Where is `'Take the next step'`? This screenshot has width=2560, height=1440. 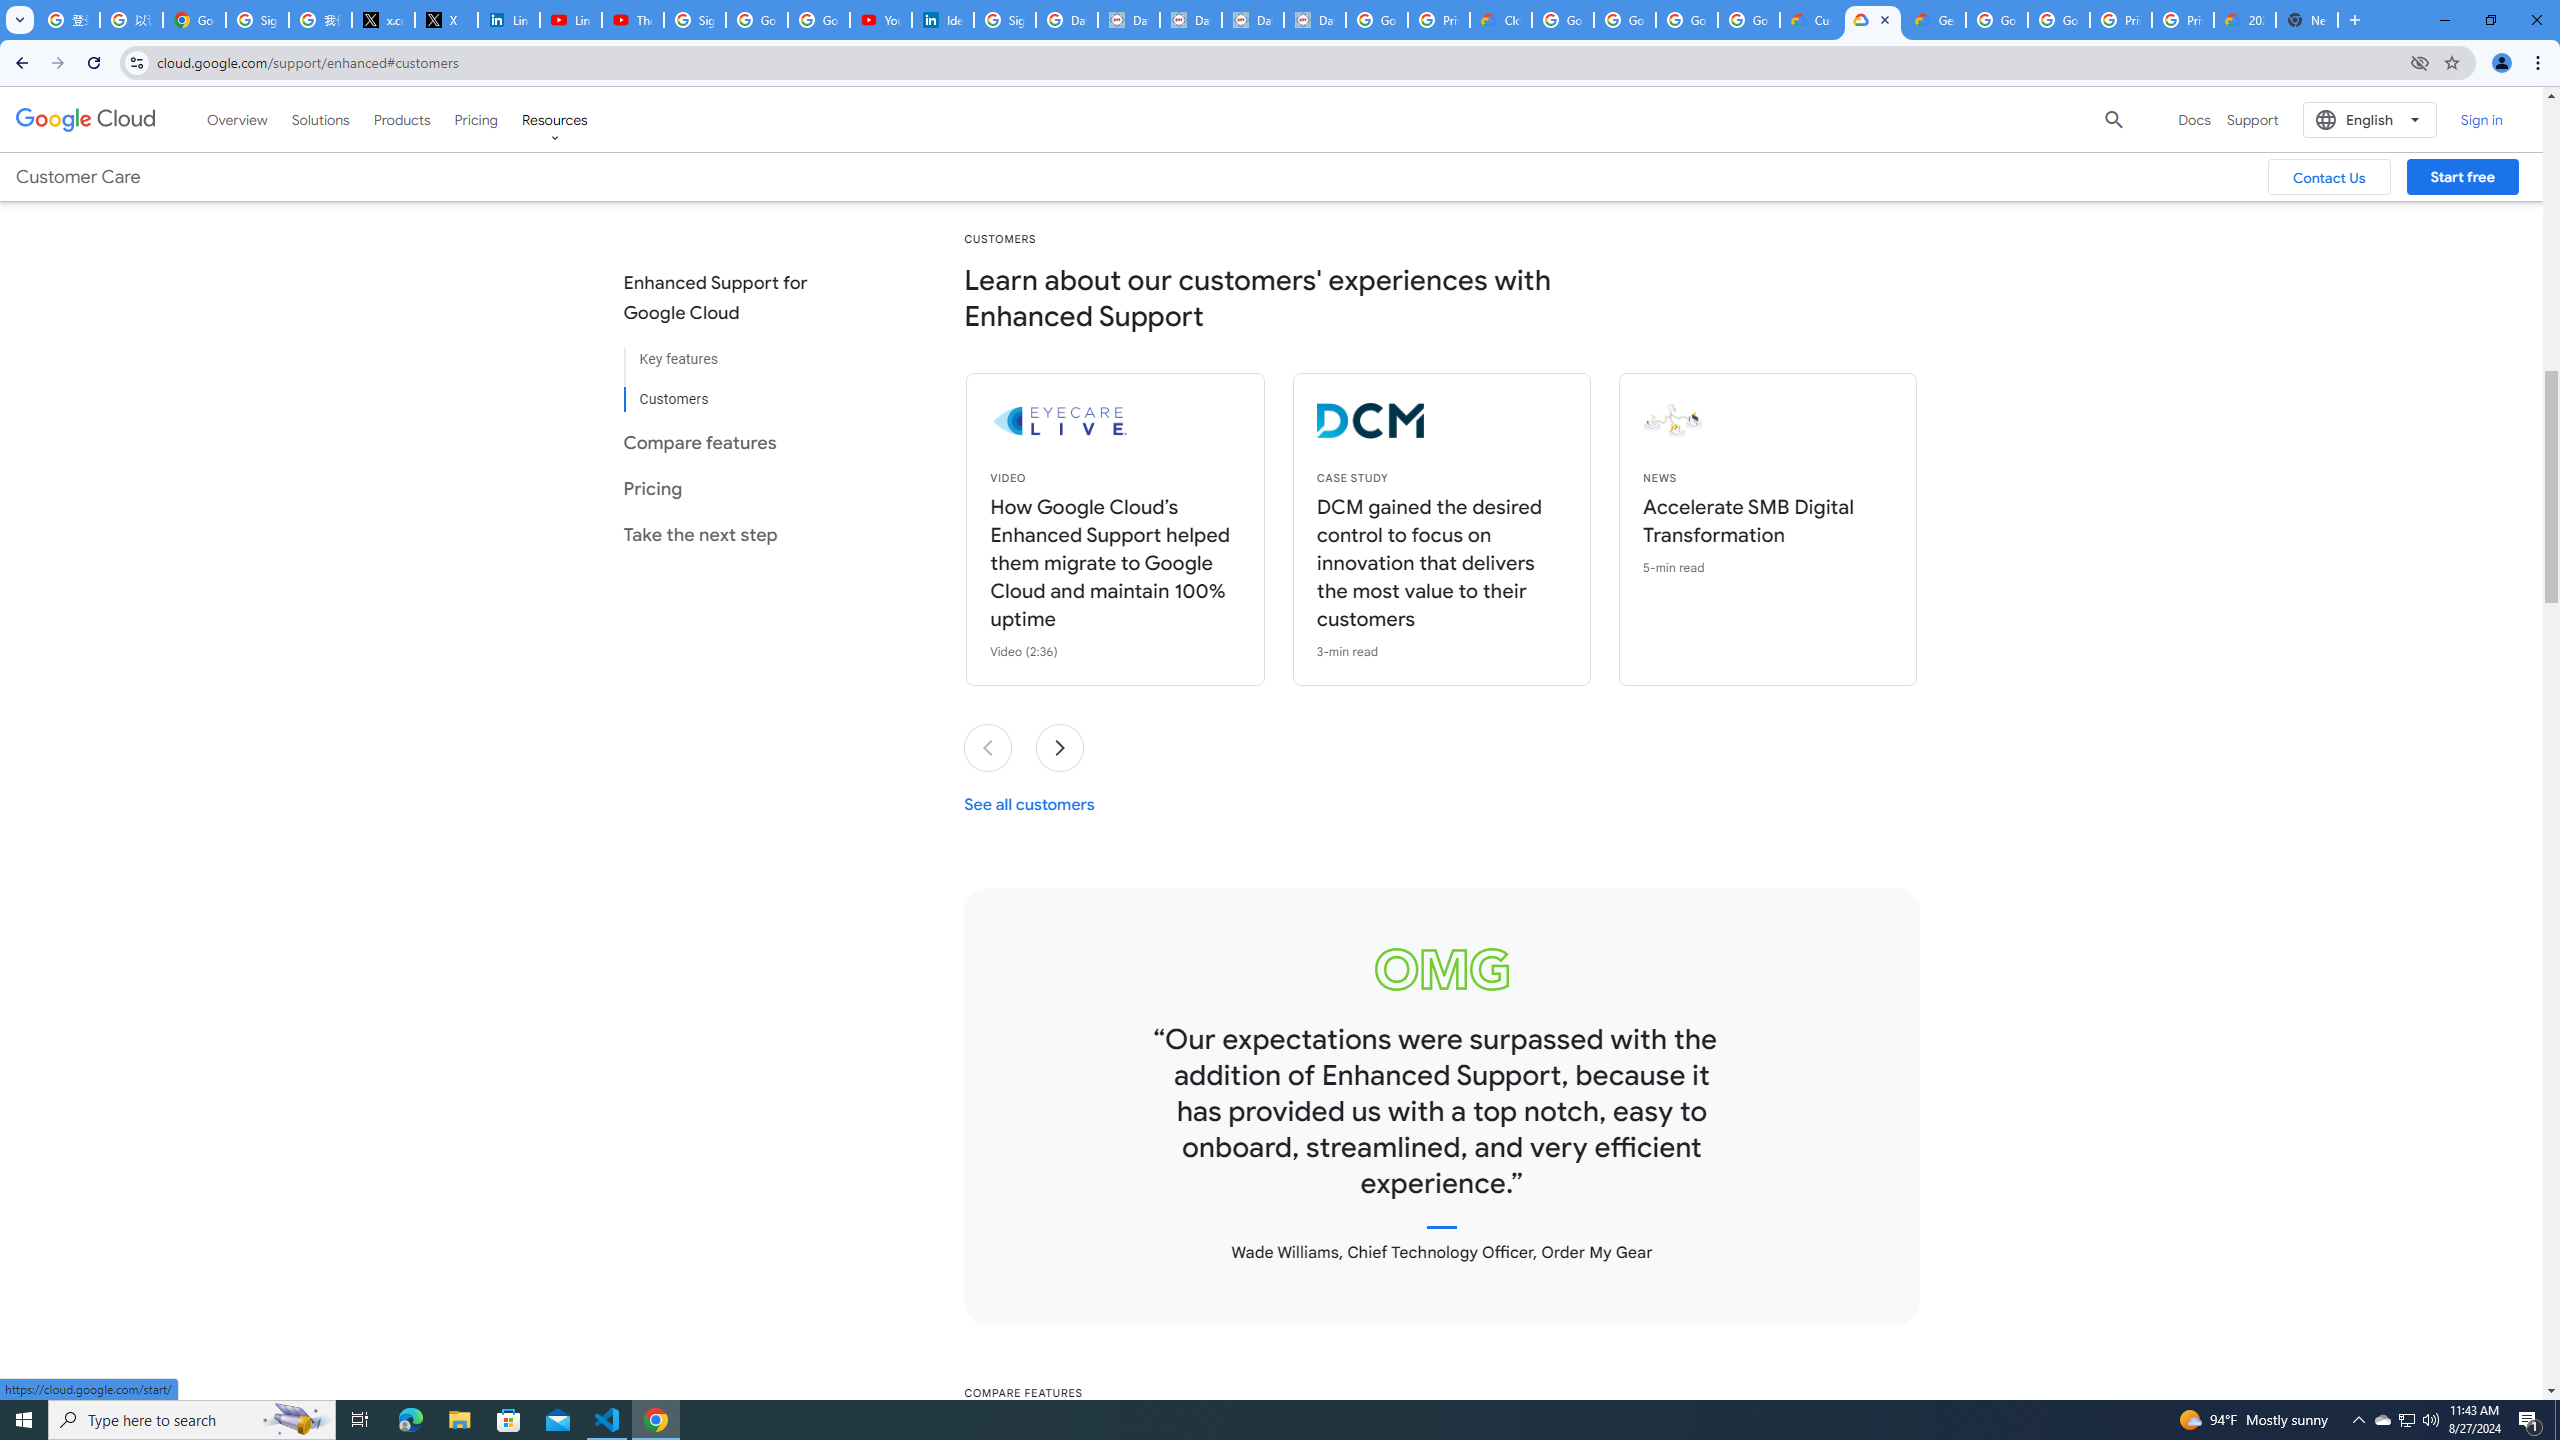 'Take the next step' is located at coordinates (731, 533).